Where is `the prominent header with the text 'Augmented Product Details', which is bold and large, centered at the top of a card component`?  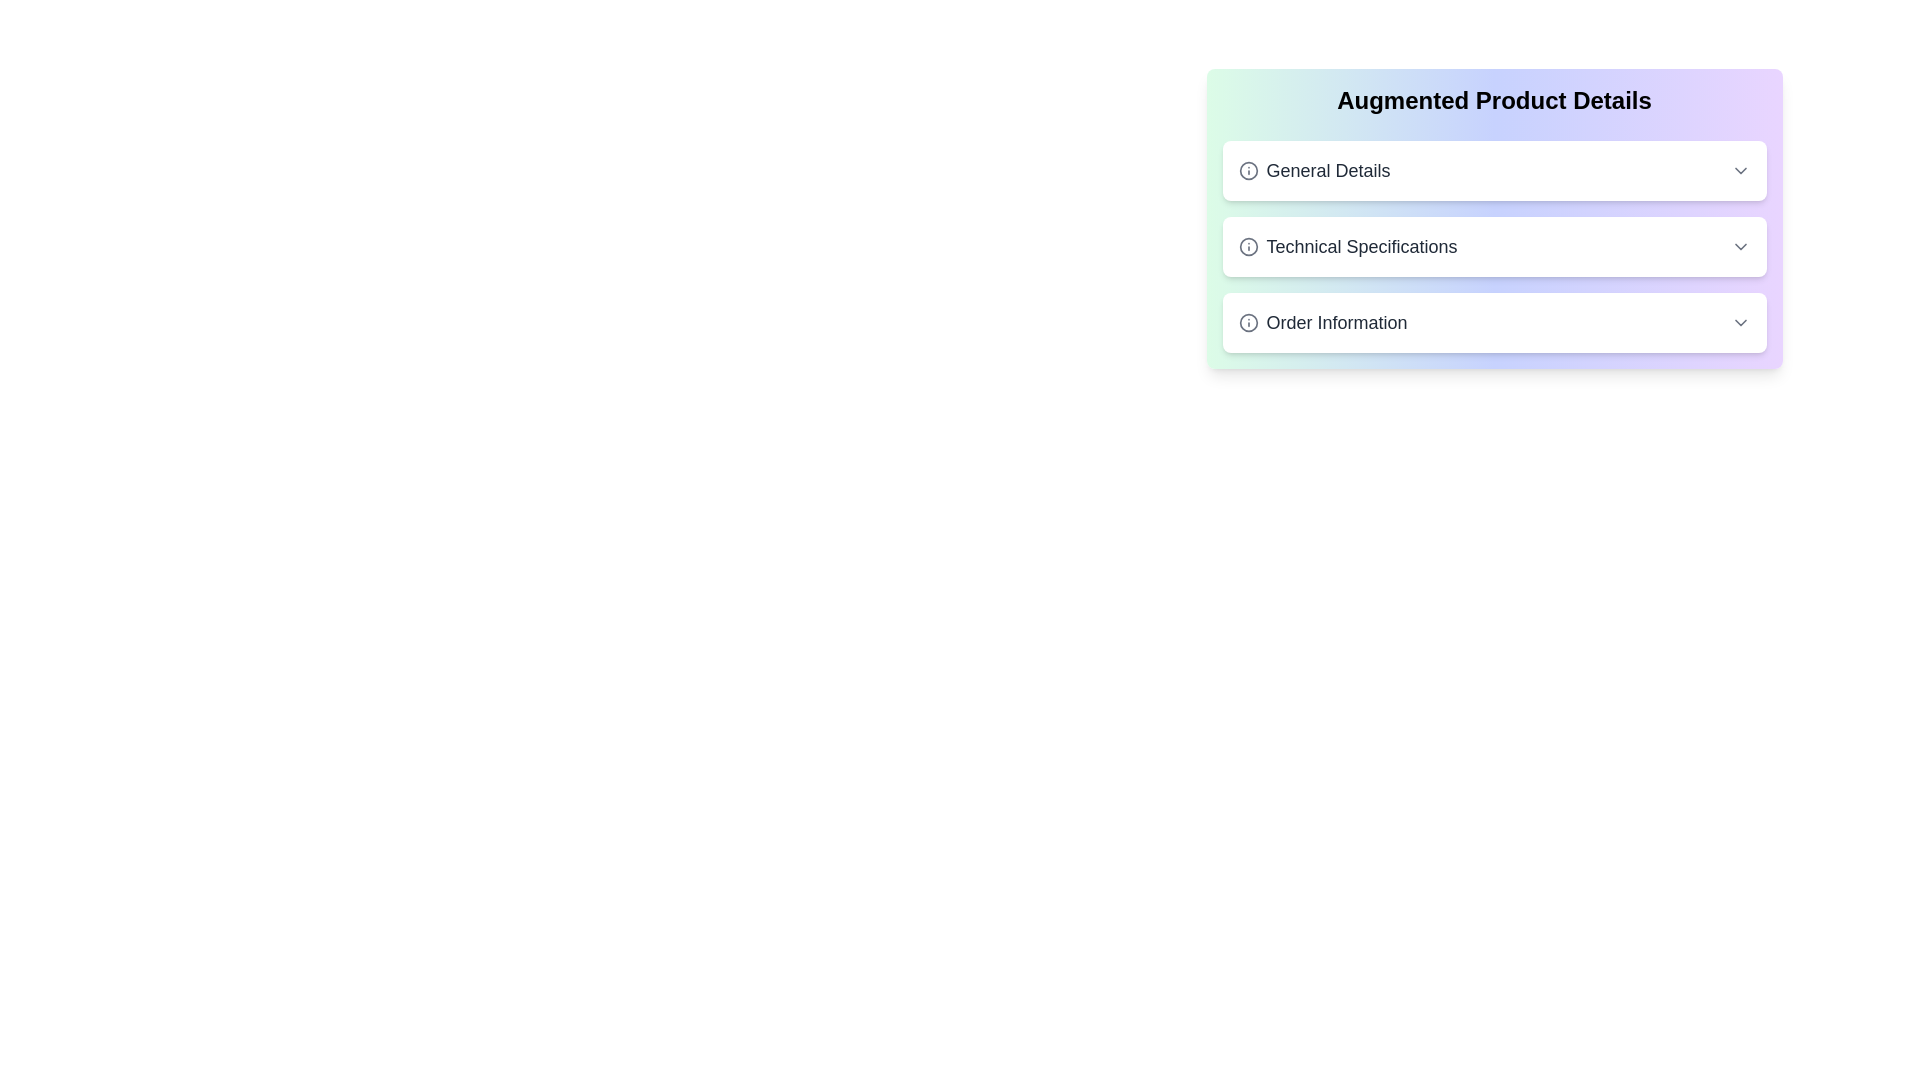
the prominent header with the text 'Augmented Product Details', which is bold and large, centered at the top of a card component is located at coordinates (1494, 100).